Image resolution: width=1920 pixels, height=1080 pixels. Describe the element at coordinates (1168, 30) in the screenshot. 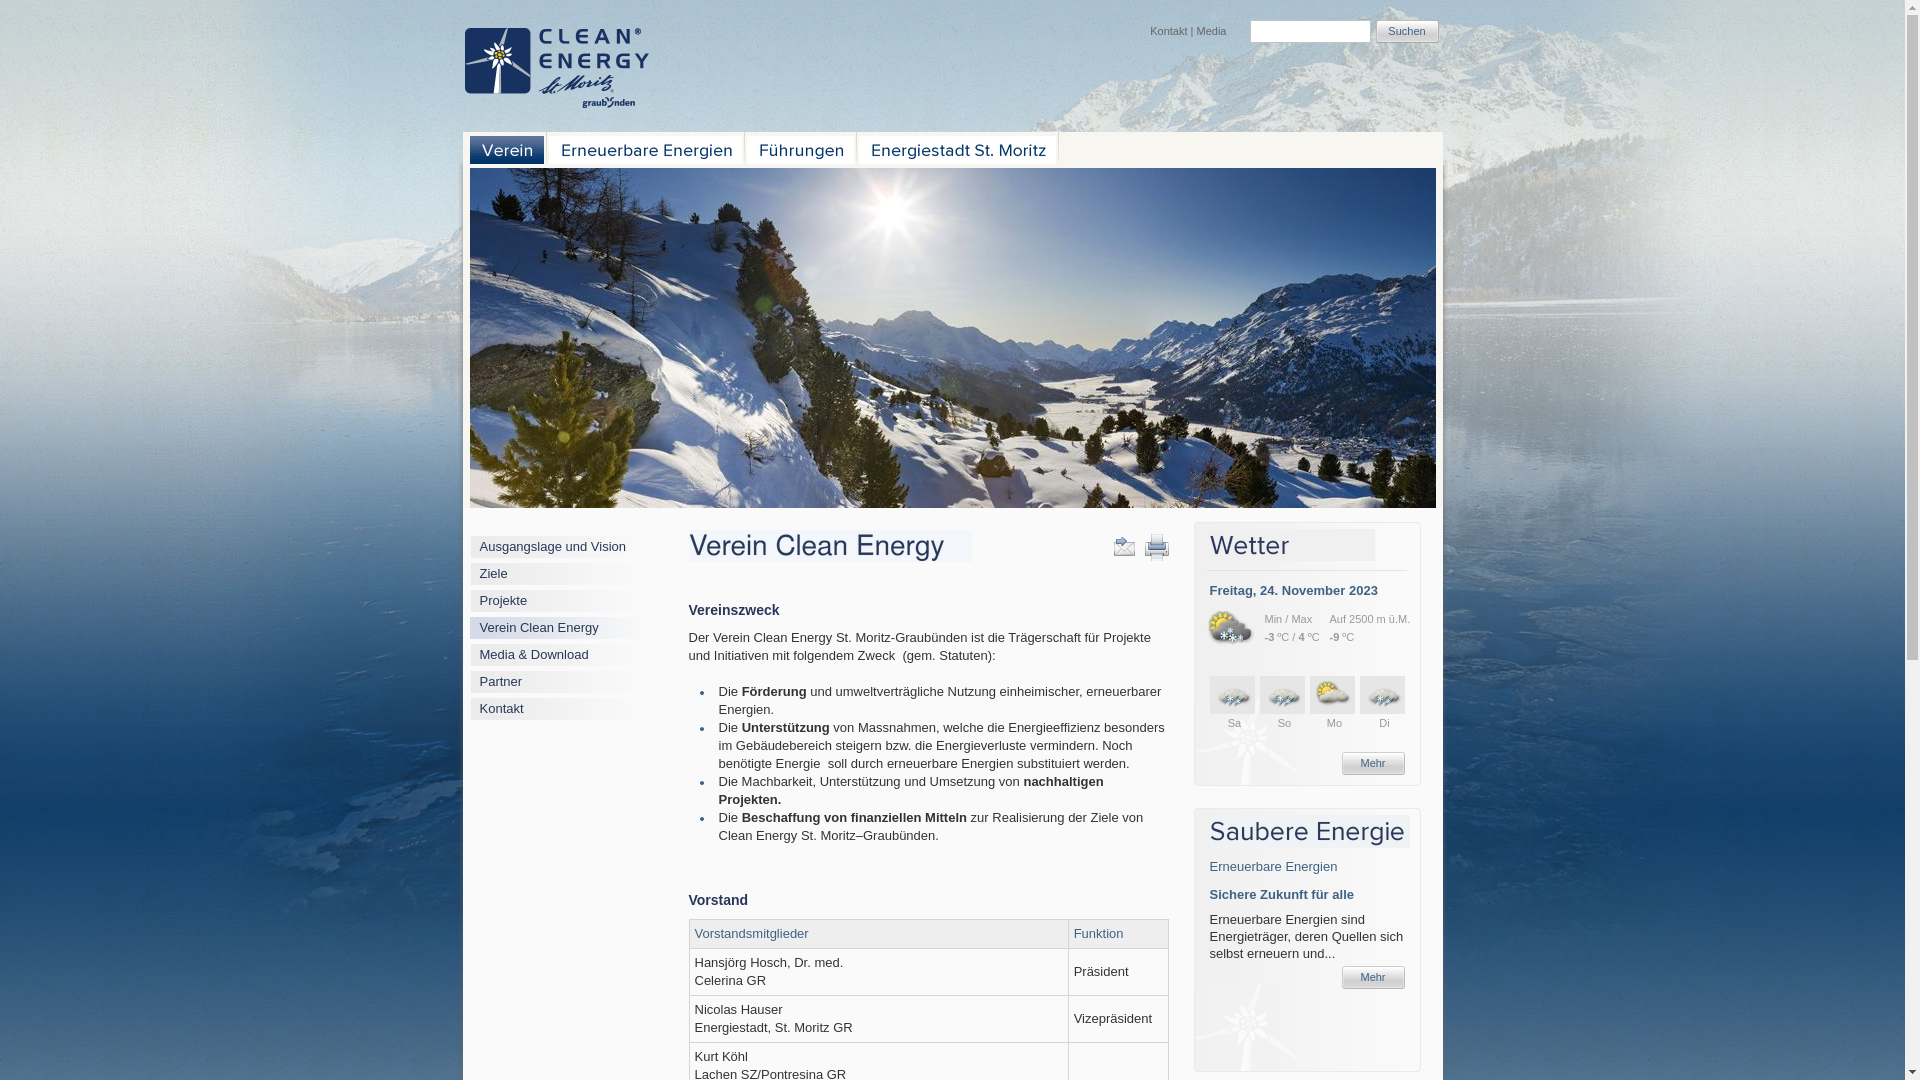

I see `'Kontakt'` at that location.